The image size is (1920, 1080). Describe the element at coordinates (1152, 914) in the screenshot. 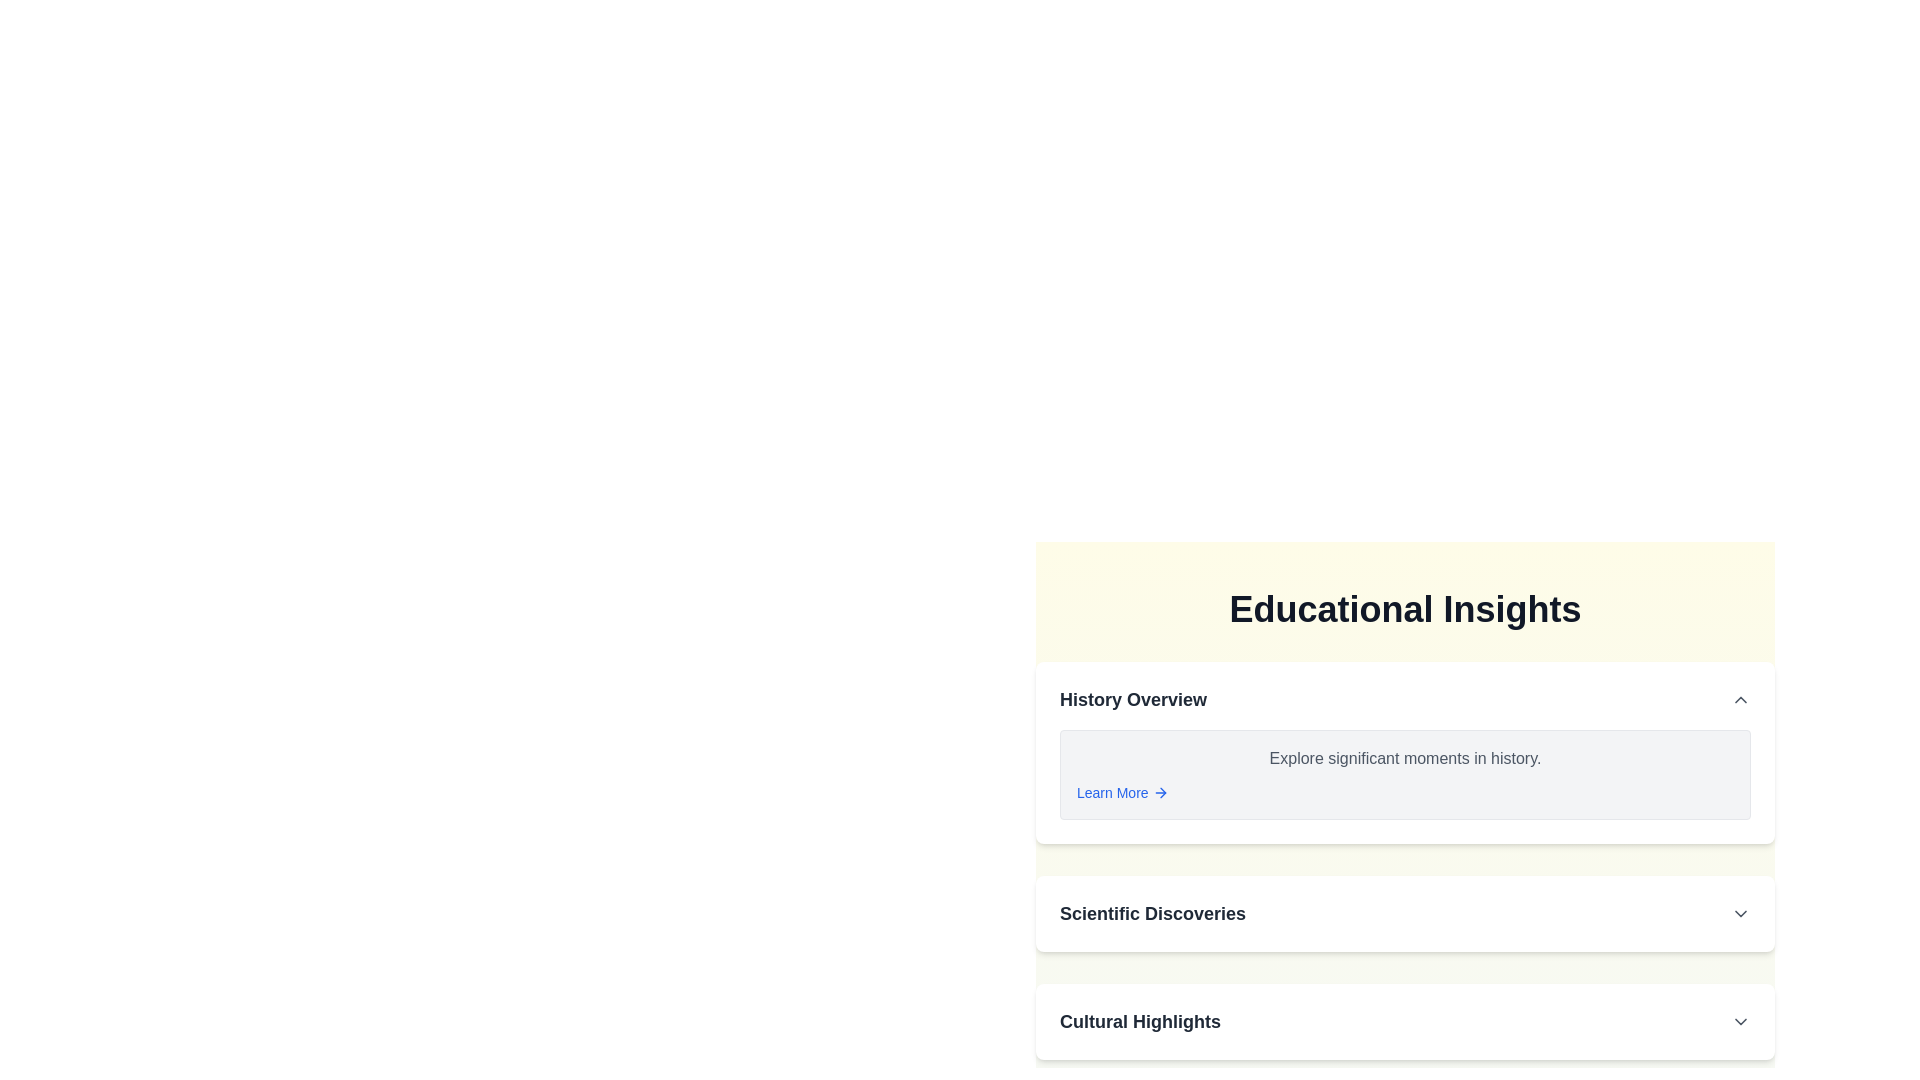

I see `section heading text labeled 'Scientific Discoveries', which is styled in a larger, bold sans-serif font and prominently displayed in dark gray on a light background` at that location.